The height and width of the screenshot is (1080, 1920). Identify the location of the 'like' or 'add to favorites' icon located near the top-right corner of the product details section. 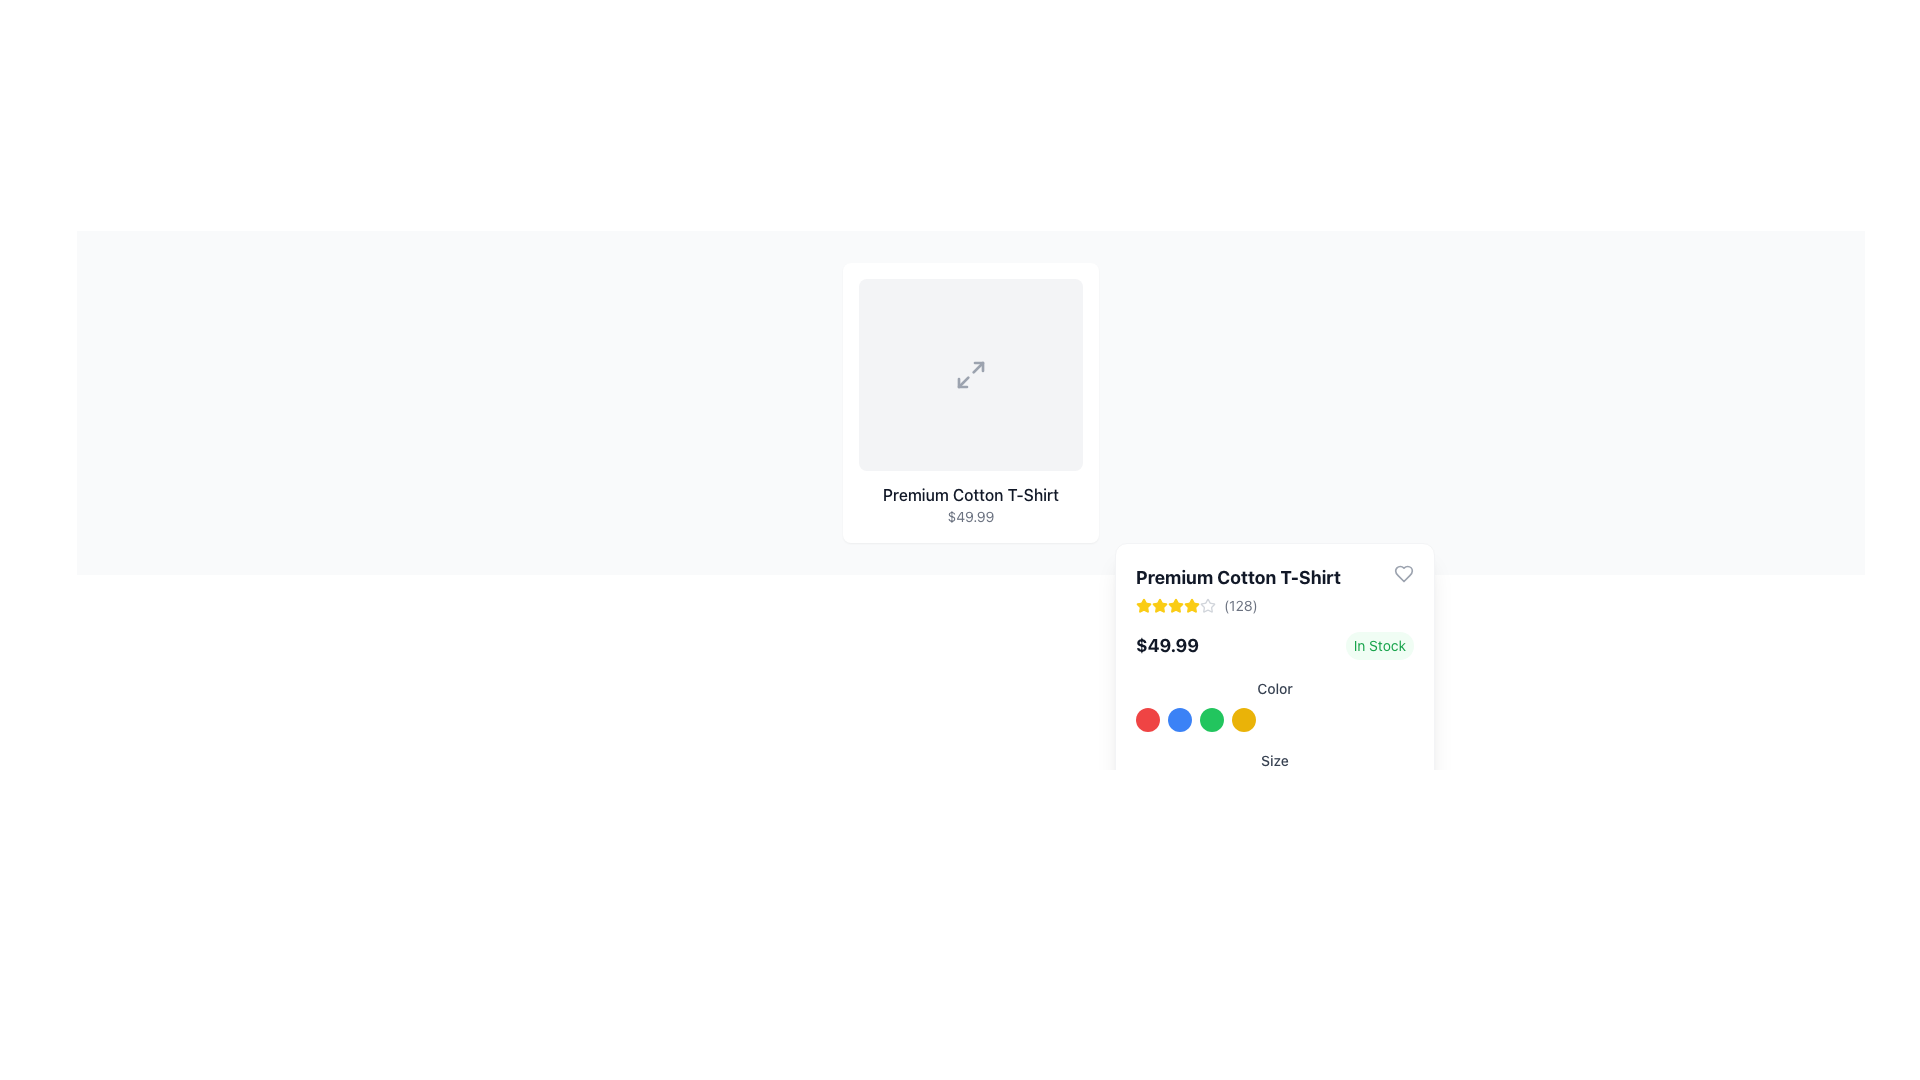
(1402, 574).